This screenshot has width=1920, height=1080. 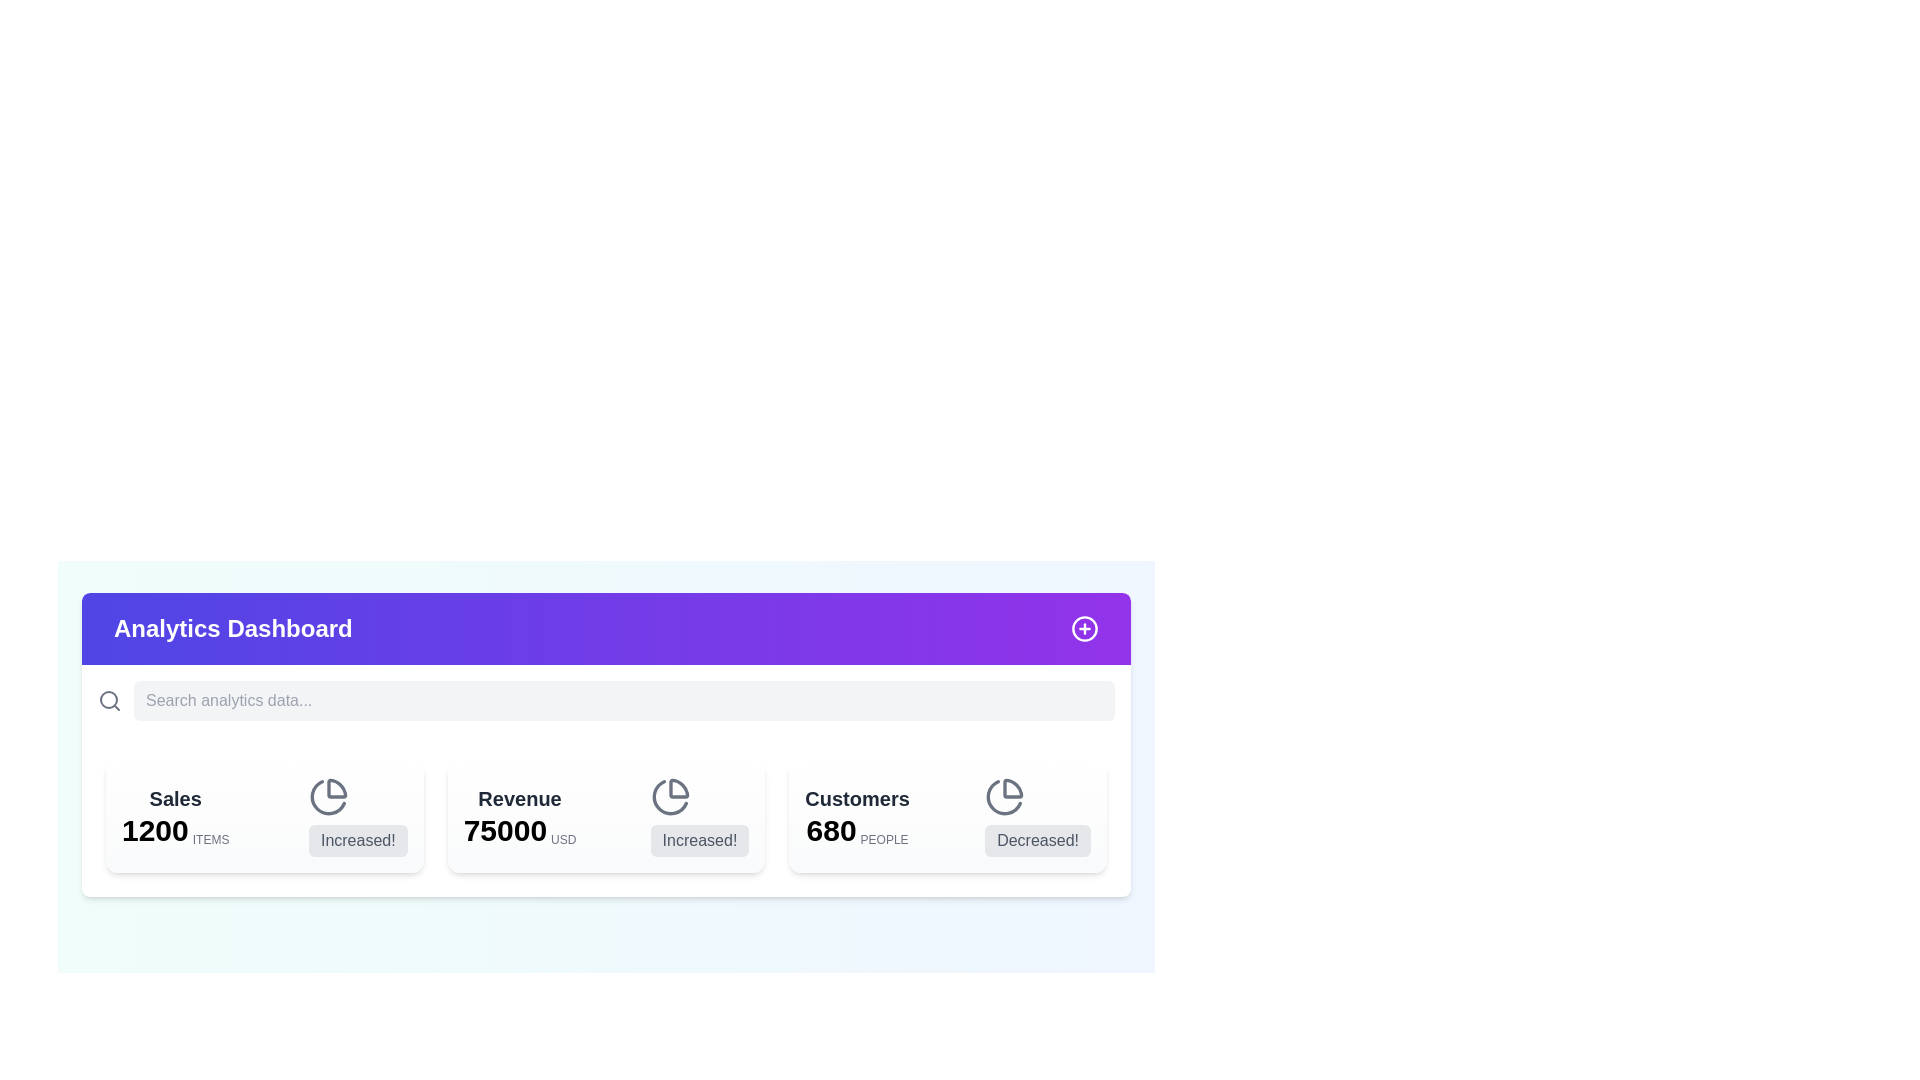 I want to click on the Text label that displays a status or trend indicator related to a decrease, located under the heading 'Customers' on the dashboard, so click(x=1038, y=840).